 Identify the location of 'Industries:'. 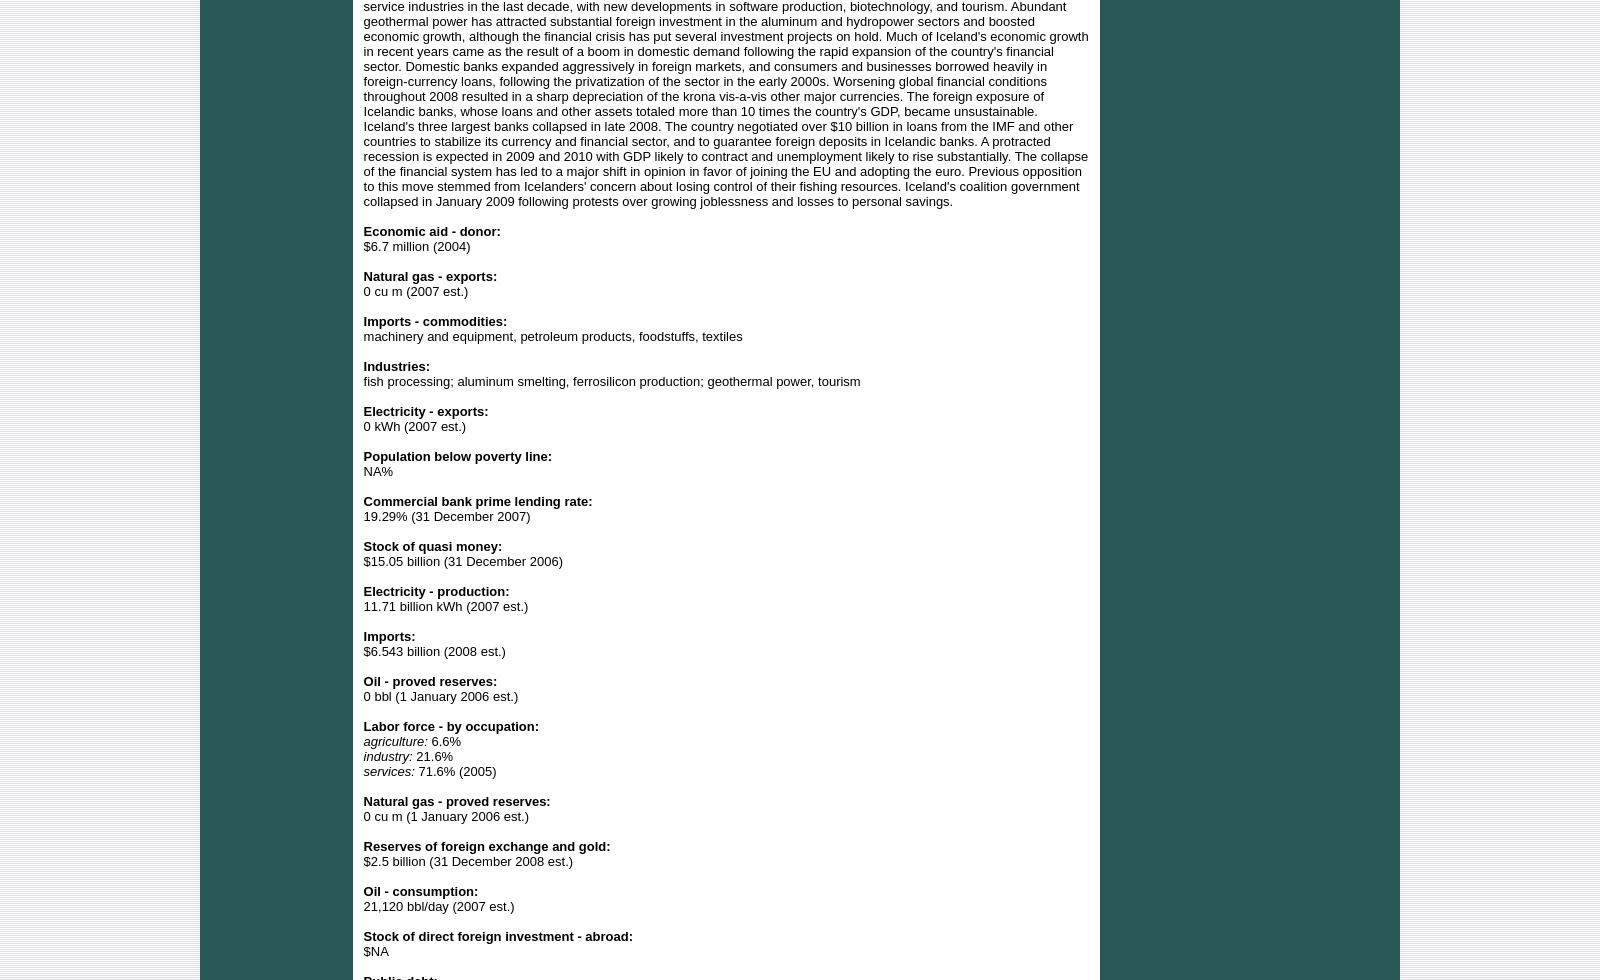
(396, 365).